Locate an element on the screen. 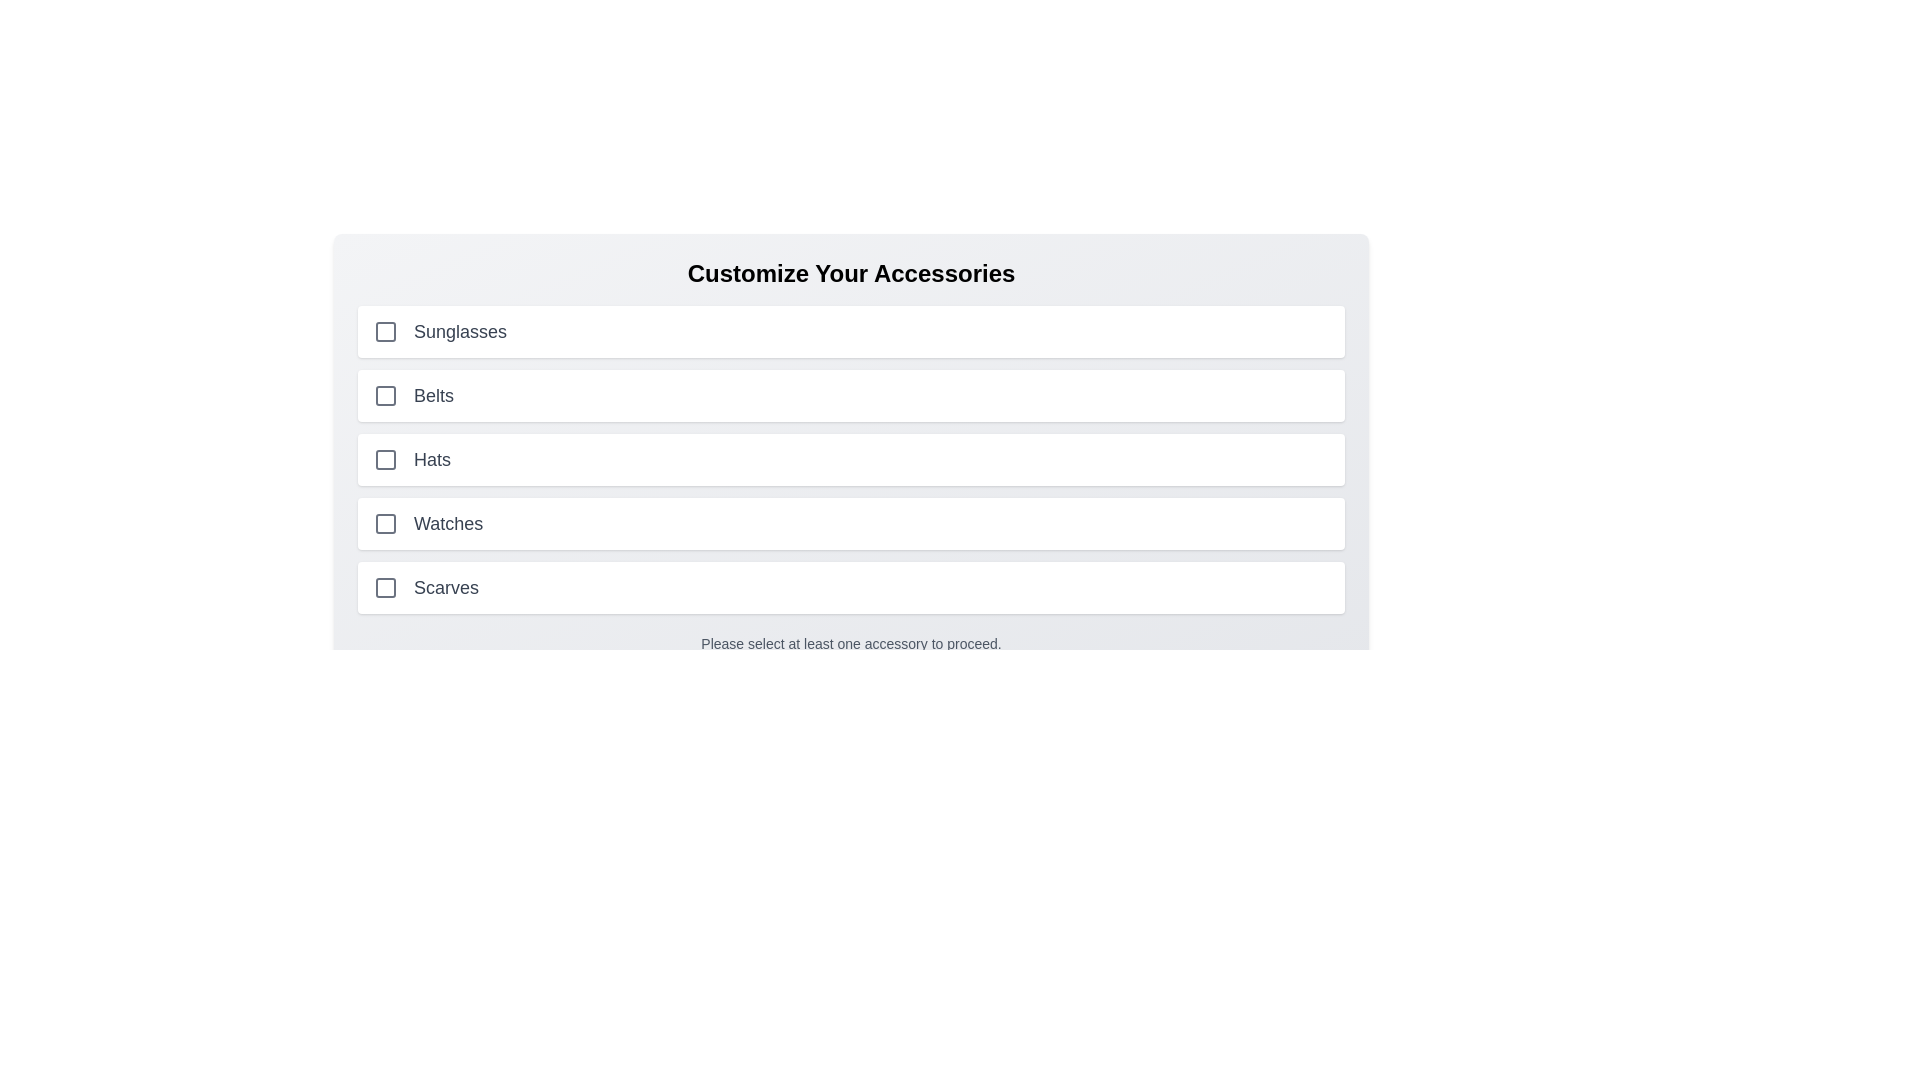 The height and width of the screenshot is (1080, 1920). the checkbox next to the 'Hats' option, which is a small square icon with rounded corners is located at coordinates (385, 459).